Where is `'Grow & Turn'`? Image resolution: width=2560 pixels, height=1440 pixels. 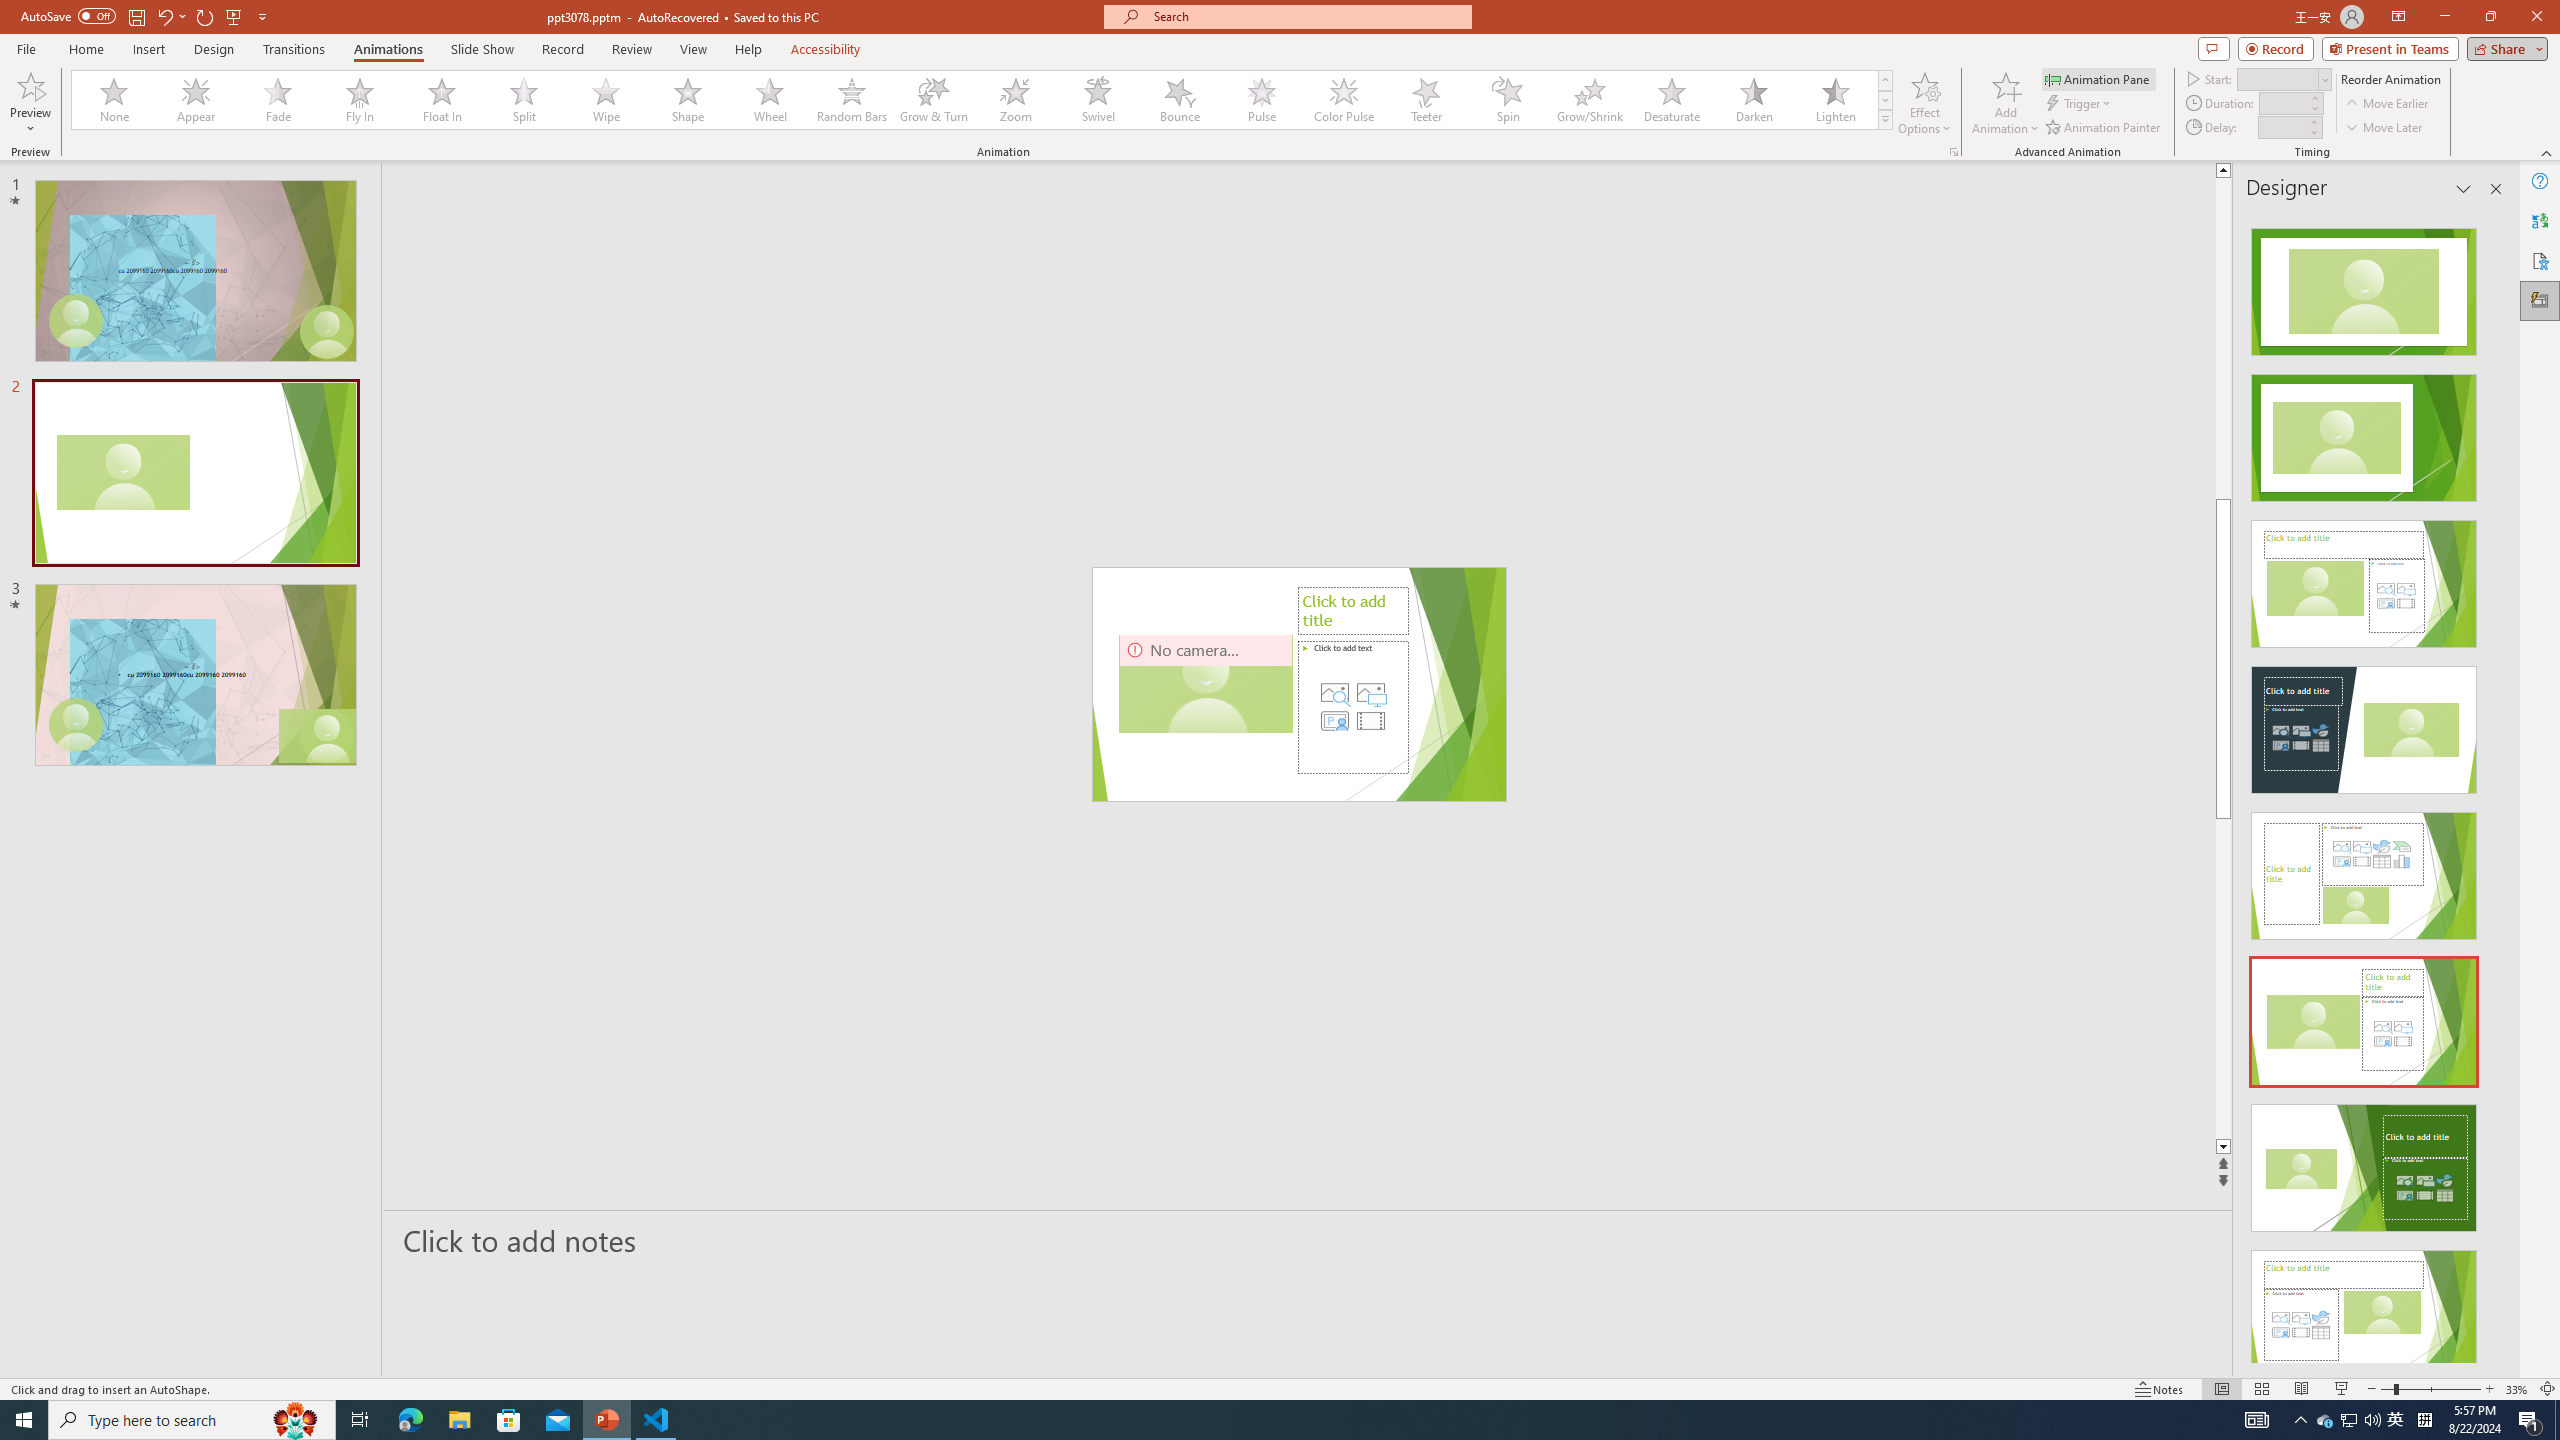 'Grow & Turn' is located at coordinates (933, 99).